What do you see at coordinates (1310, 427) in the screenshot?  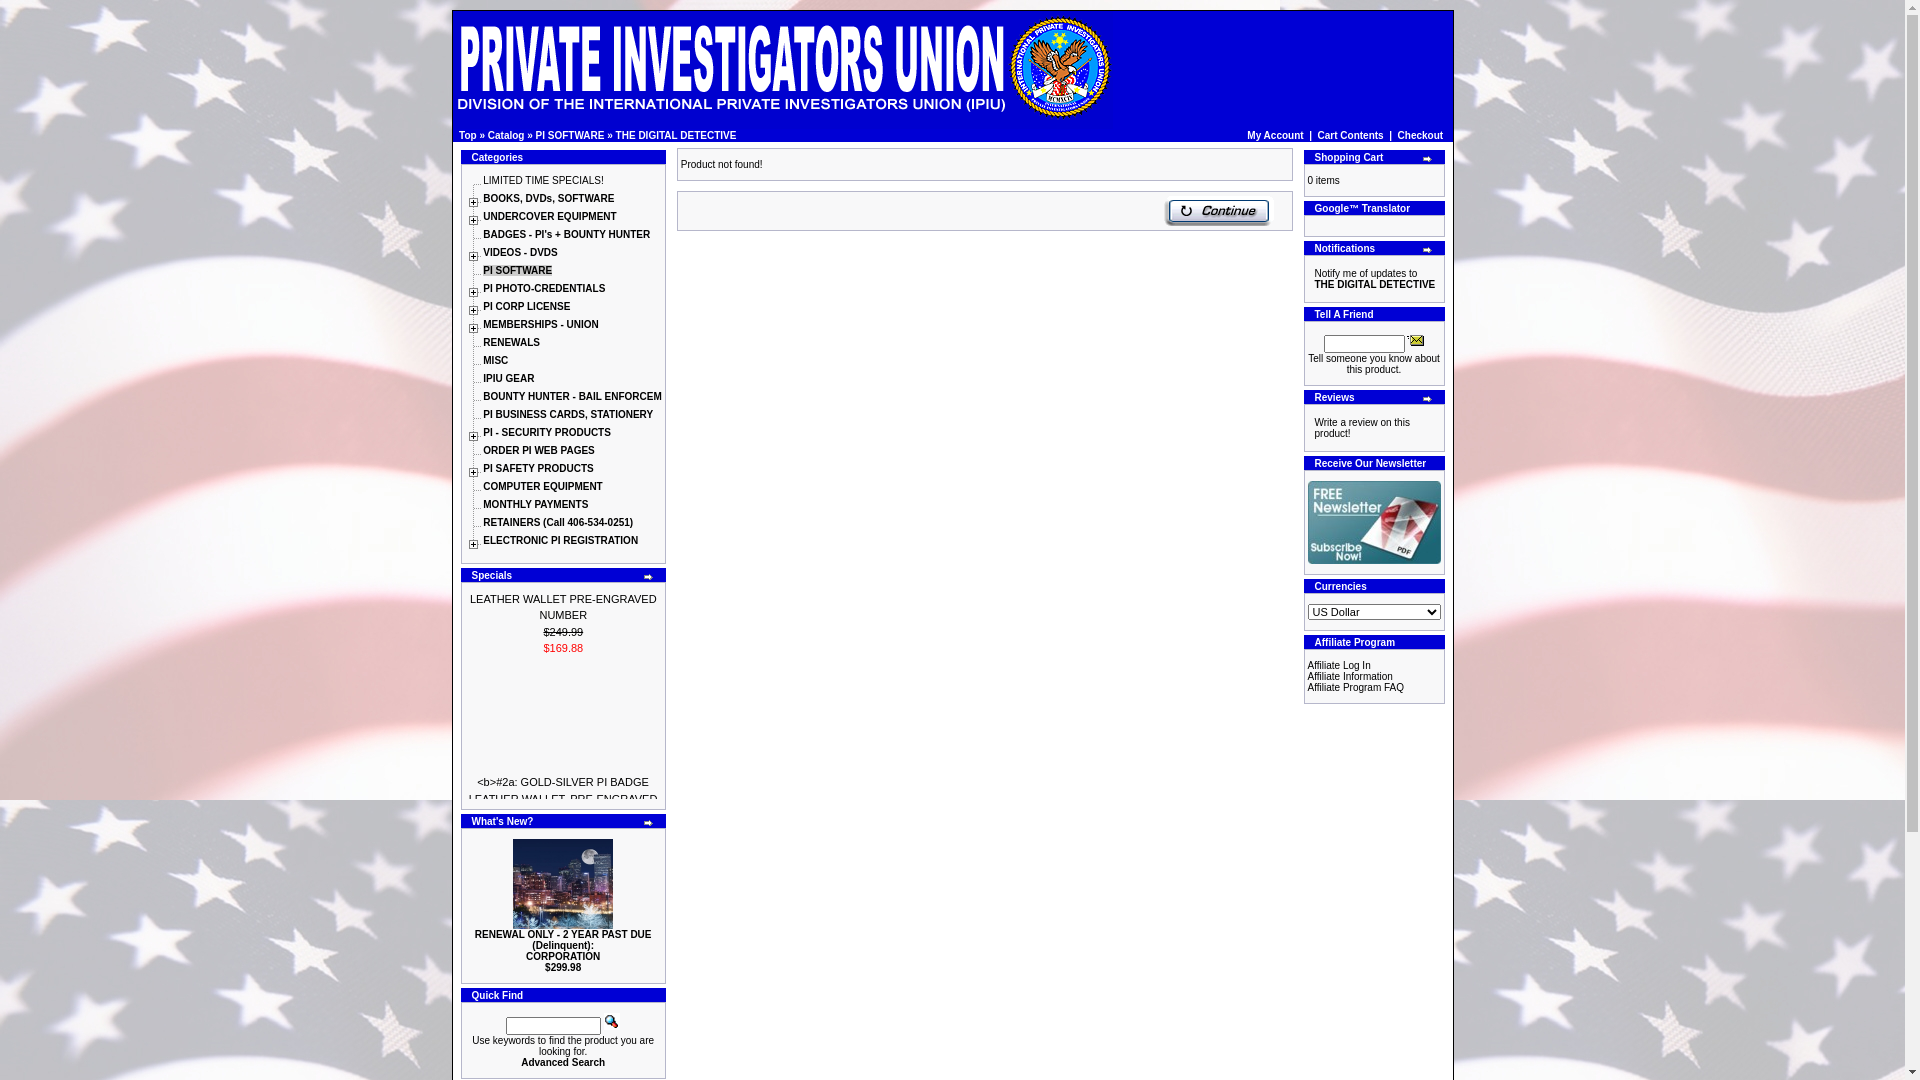 I see `' Write Review '` at bounding box center [1310, 427].